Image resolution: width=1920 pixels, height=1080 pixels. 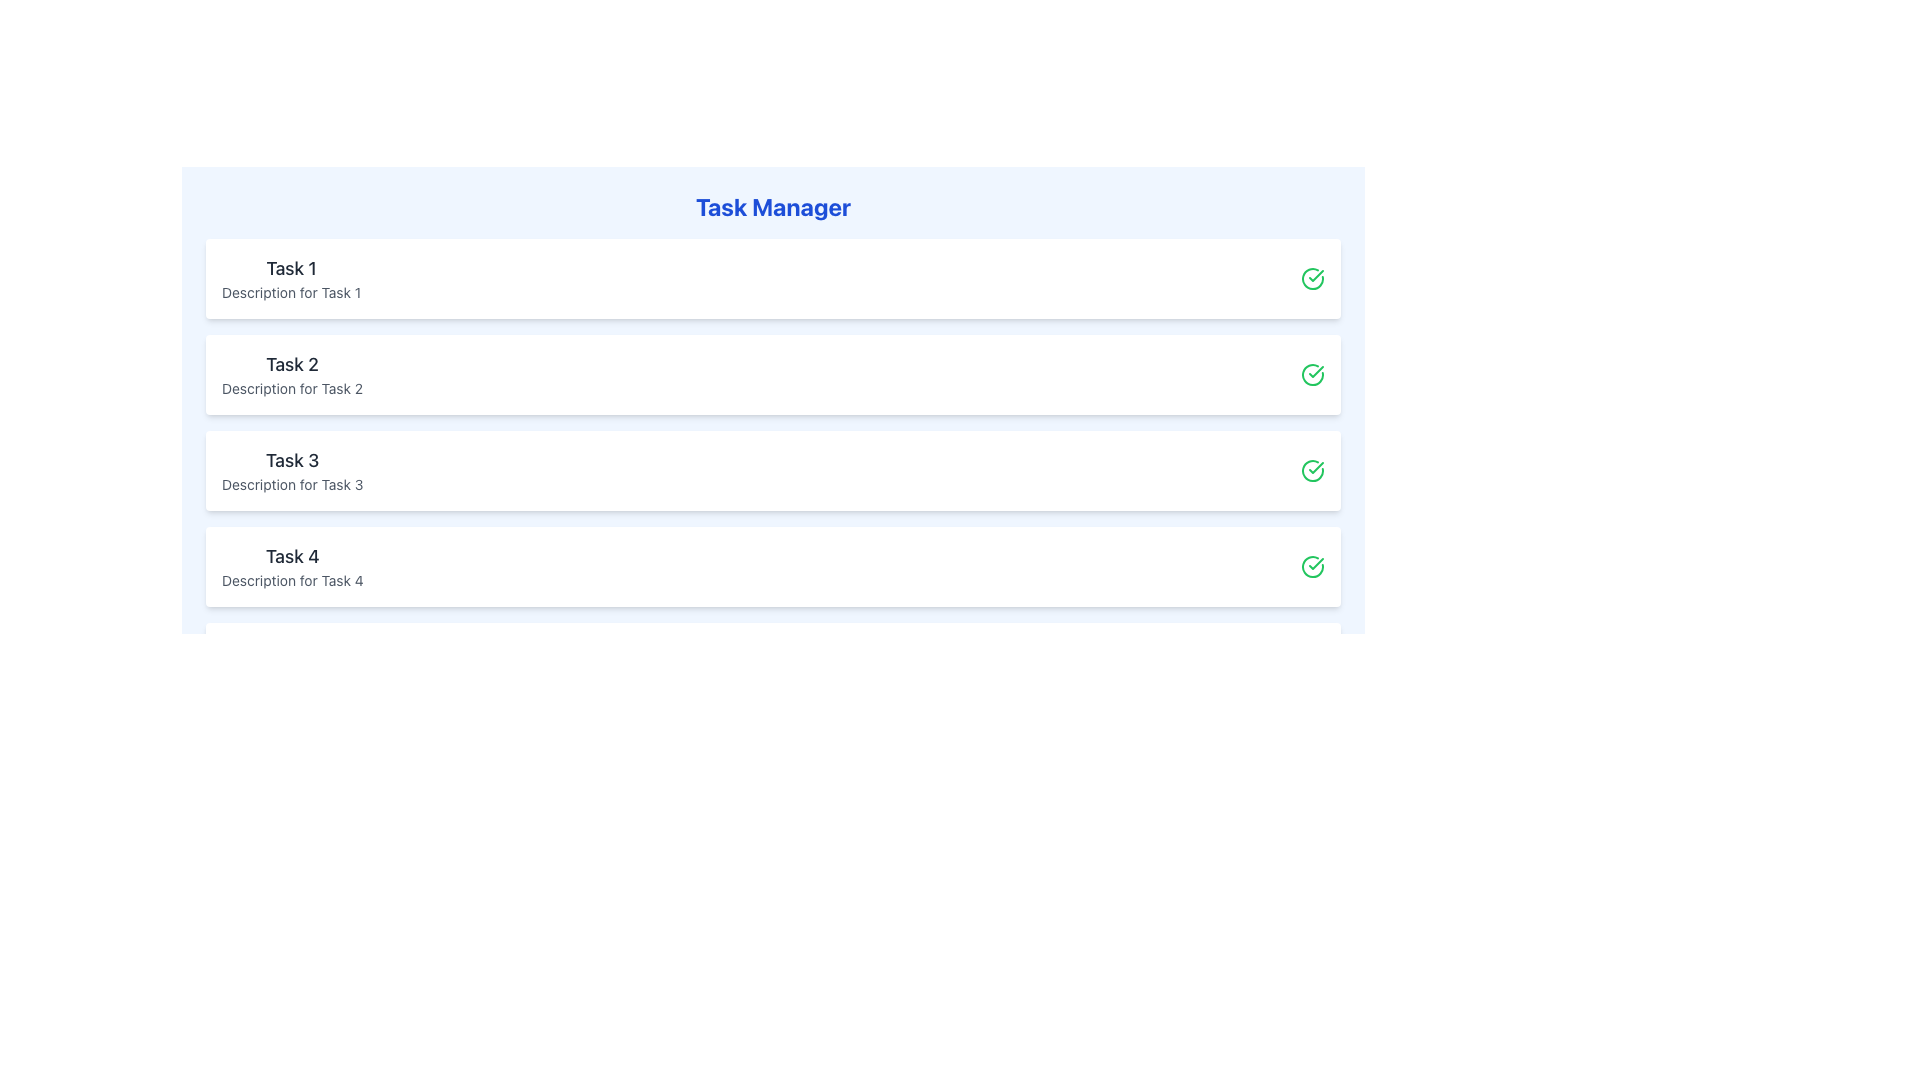 I want to click on the green checkmark icon on the right side of the row for 'Task 1', so click(x=1313, y=278).